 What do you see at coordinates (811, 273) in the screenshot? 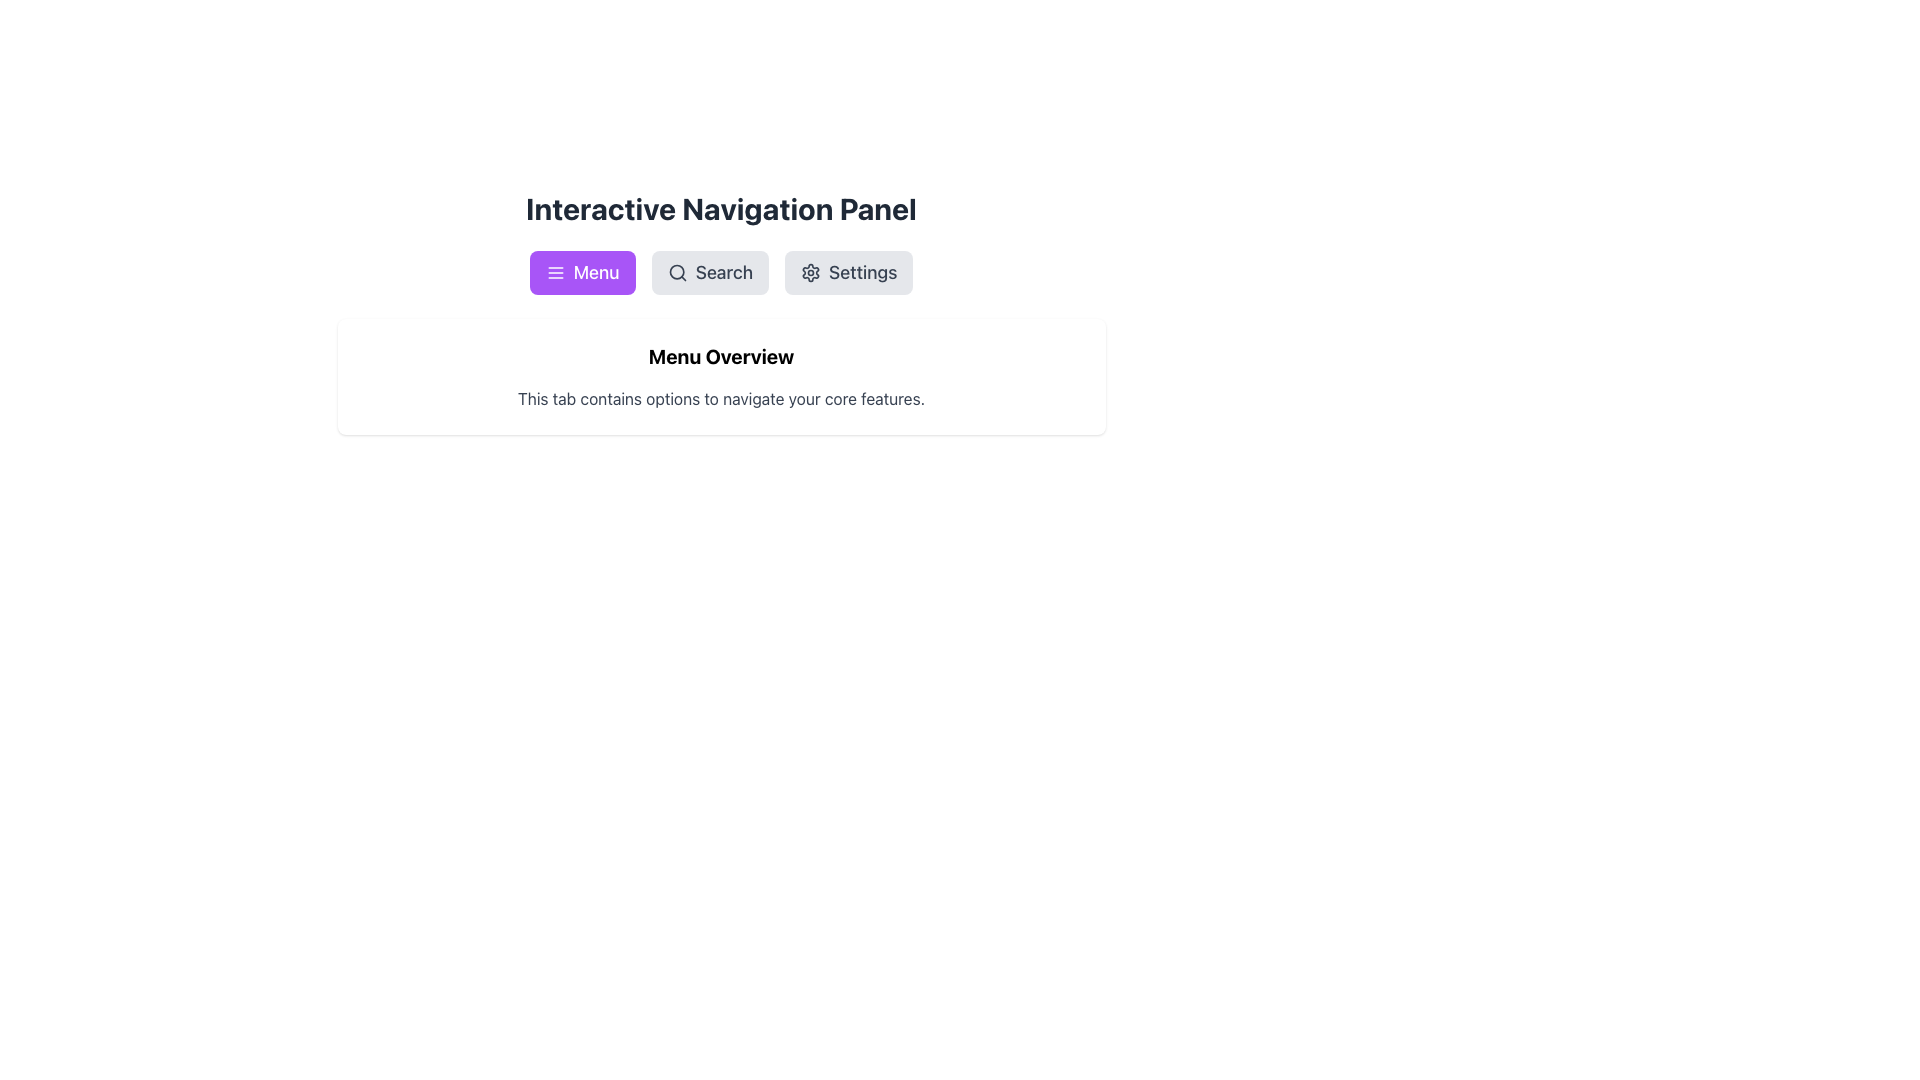
I see `the gear icon representing the settings option located within the 'Settings' button on the rightmost side of the horizontal menu bar` at bounding box center [811, 273].